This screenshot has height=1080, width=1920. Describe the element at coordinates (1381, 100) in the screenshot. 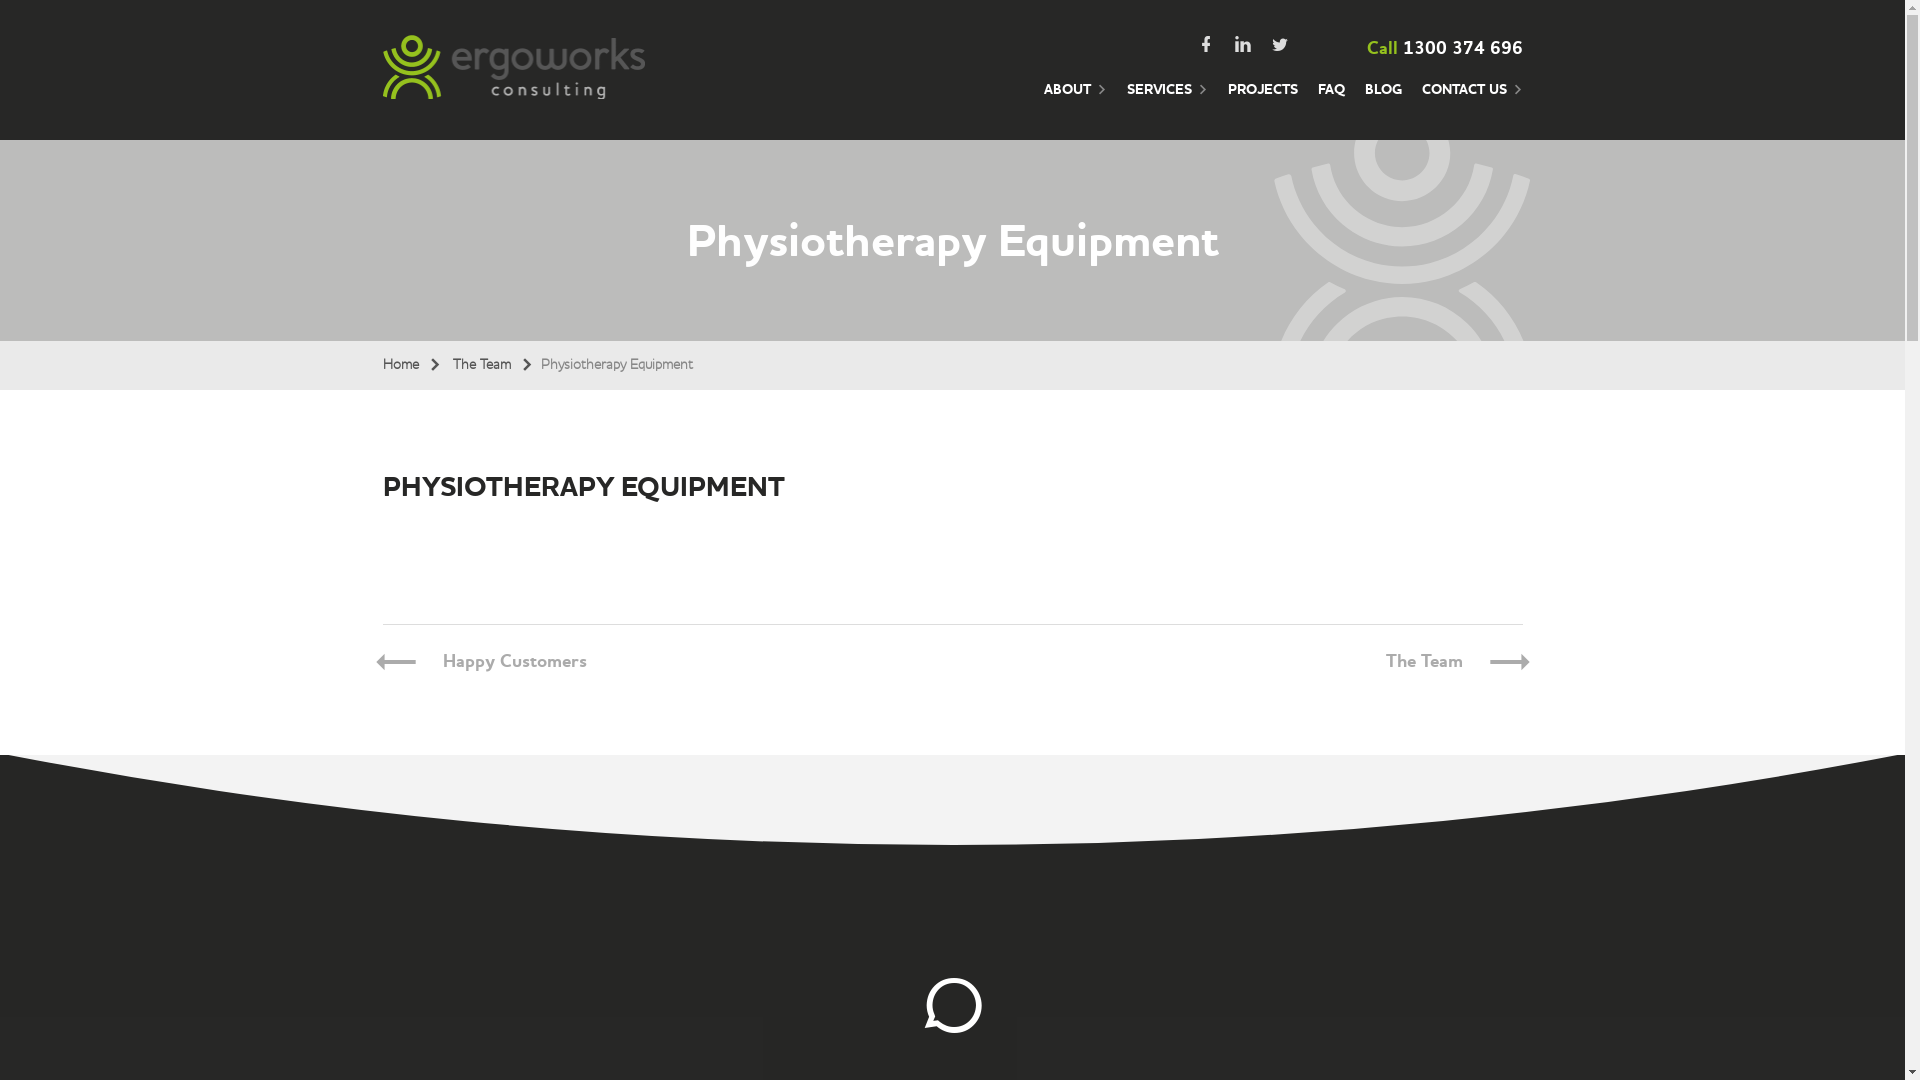

I see `'BLOG'` at that location.